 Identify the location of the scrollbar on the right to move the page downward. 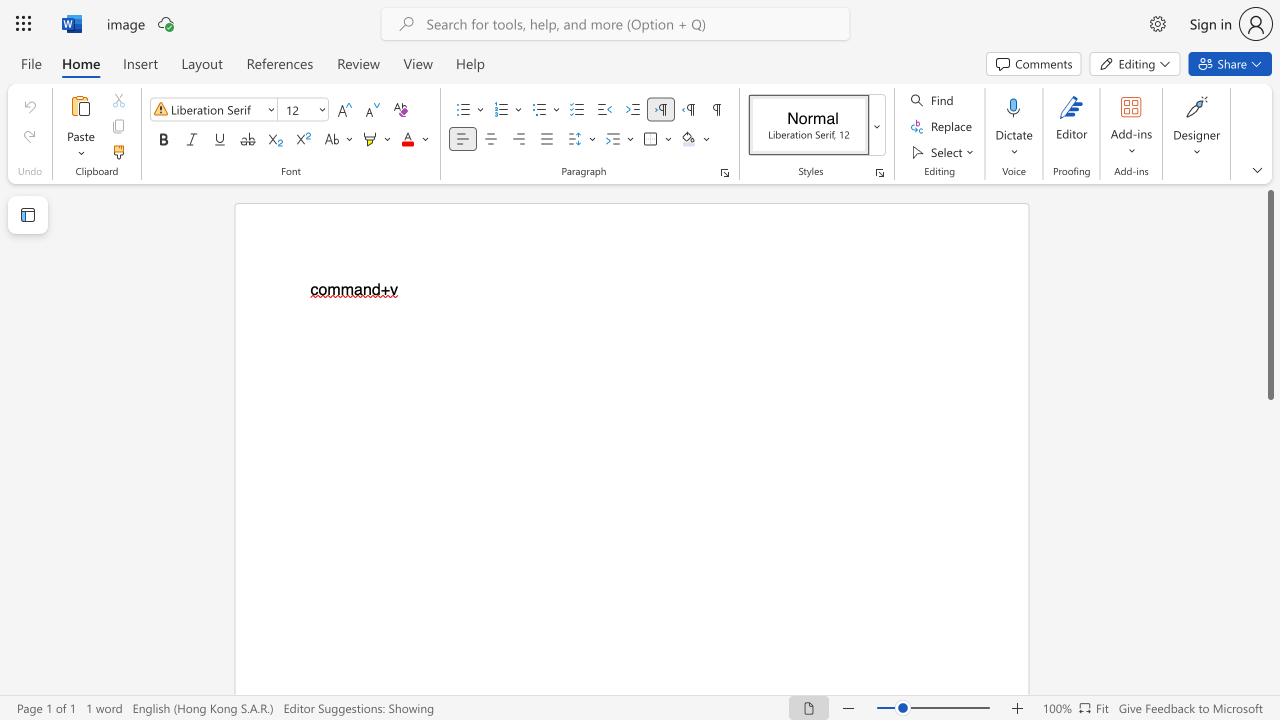
(1269, 428).